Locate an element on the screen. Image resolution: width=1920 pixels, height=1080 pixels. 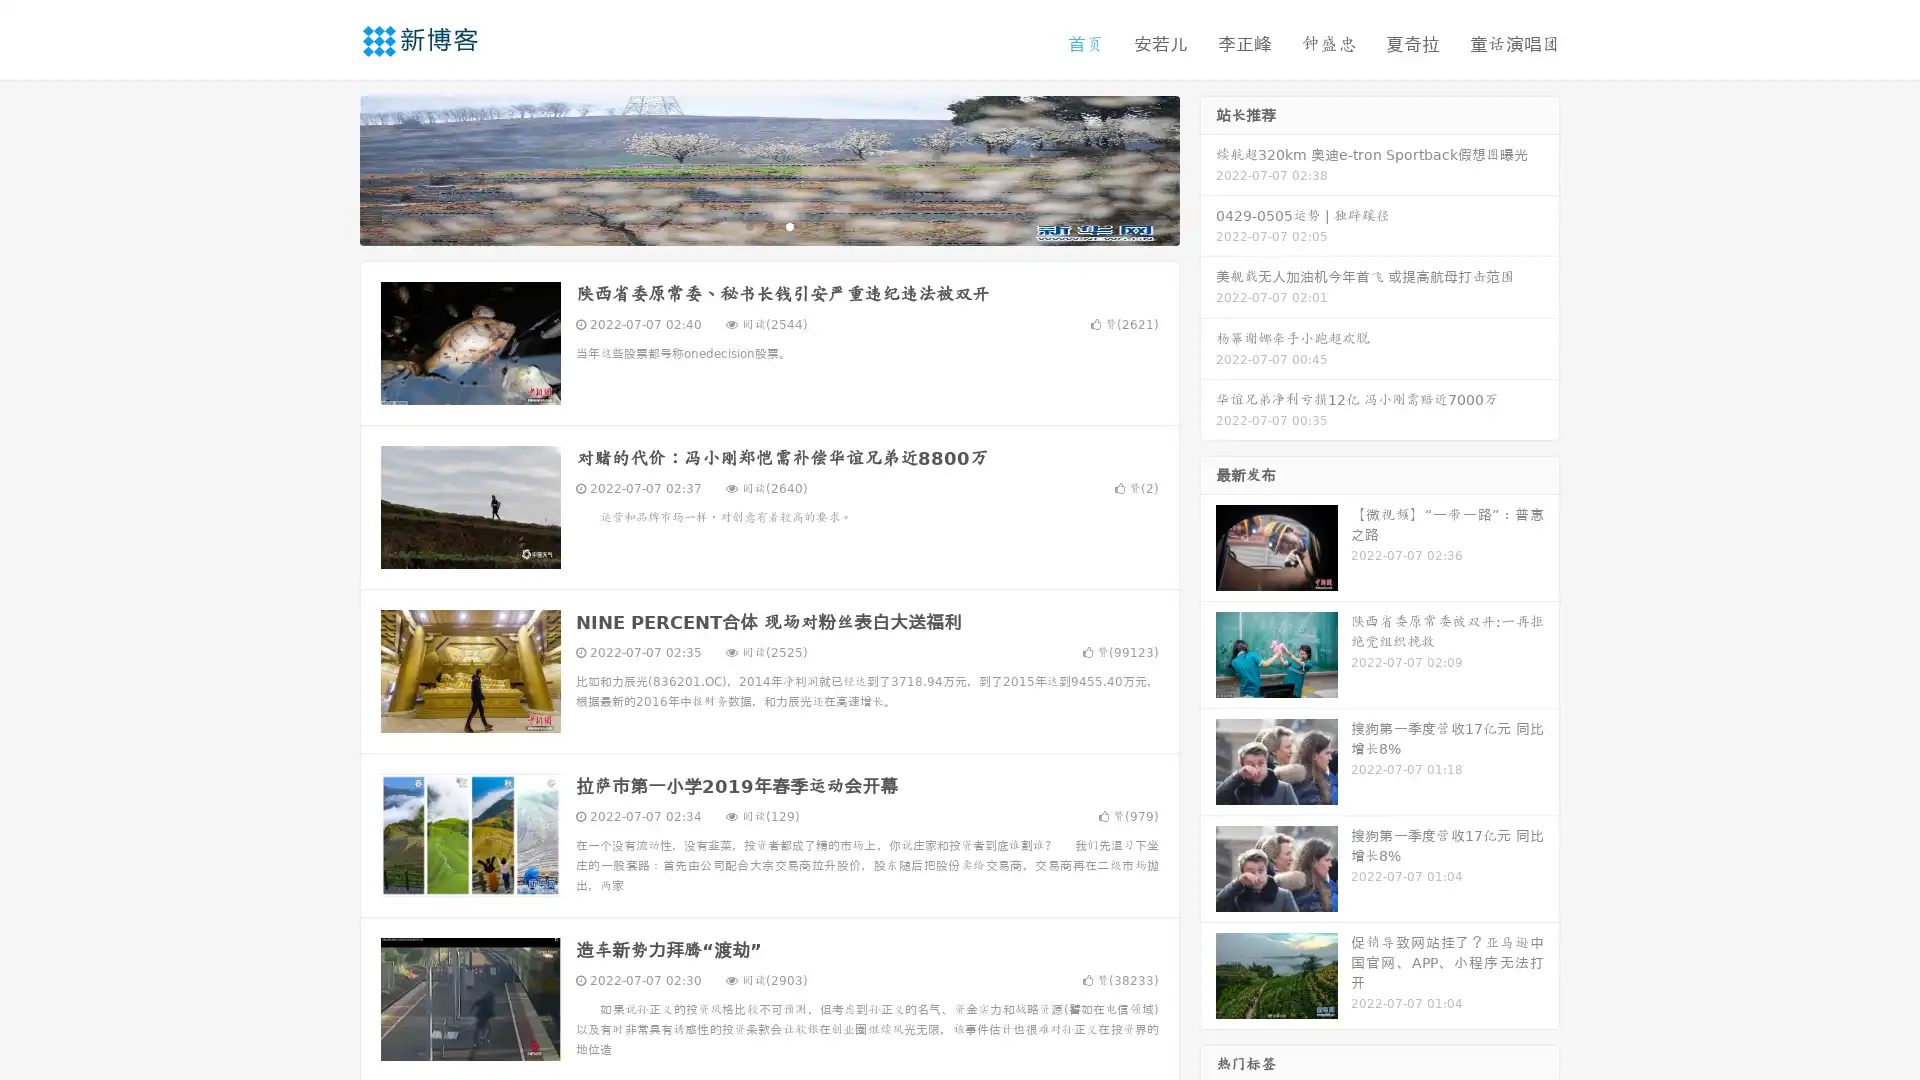
Go to slide 1 is located at coordinates (748, 225).